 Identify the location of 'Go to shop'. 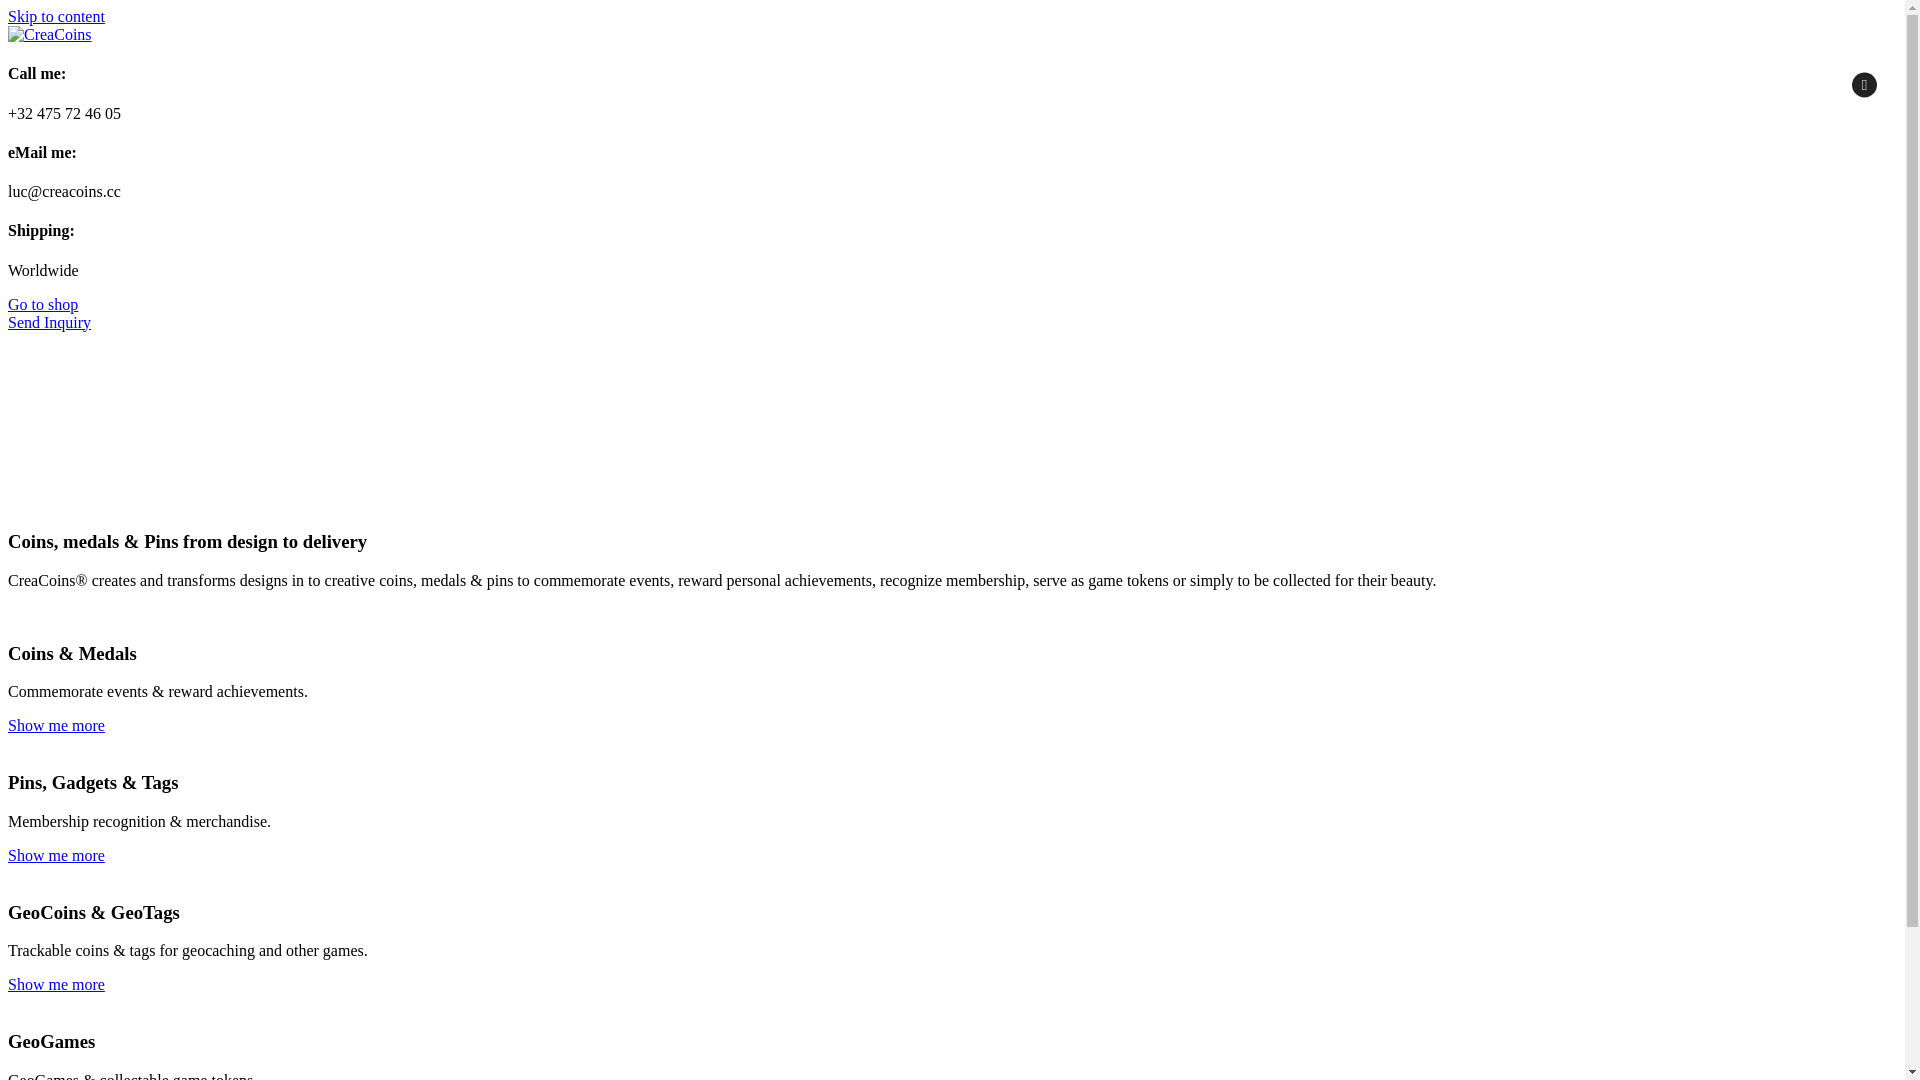
(43, 304).